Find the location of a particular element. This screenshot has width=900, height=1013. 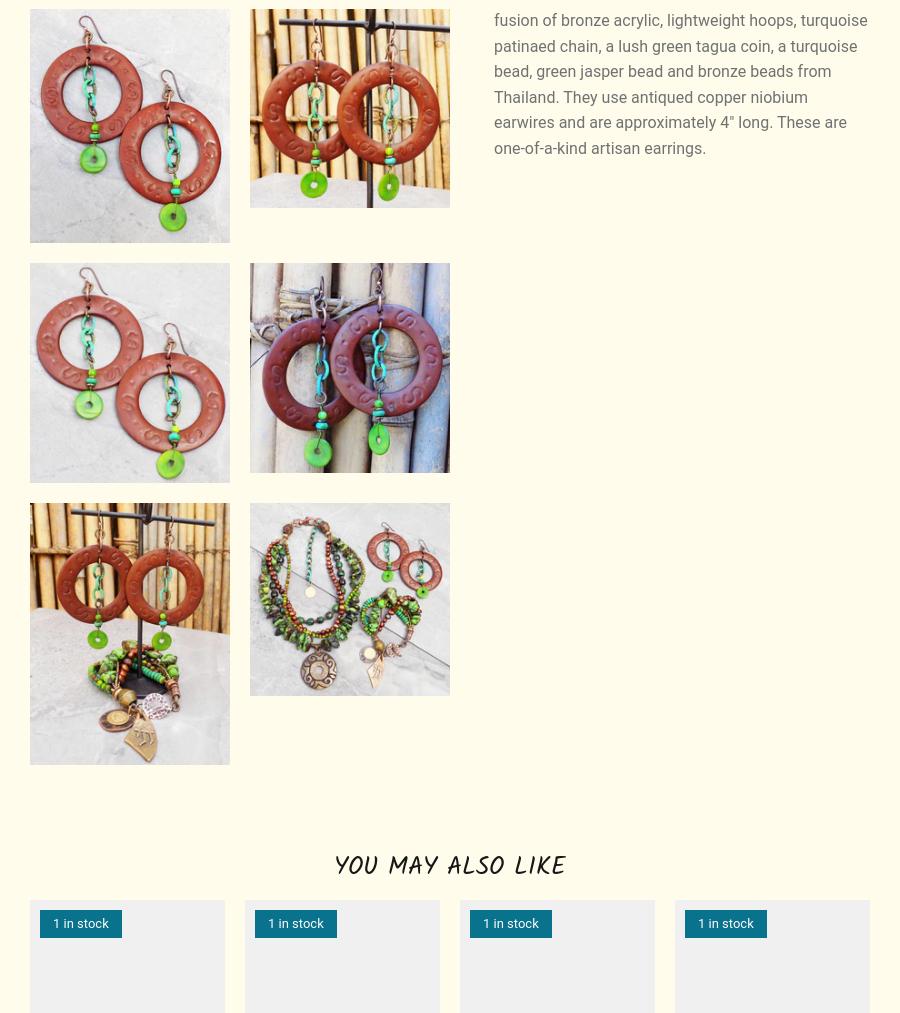

'Colombia' is located at coordinates (649, 794).